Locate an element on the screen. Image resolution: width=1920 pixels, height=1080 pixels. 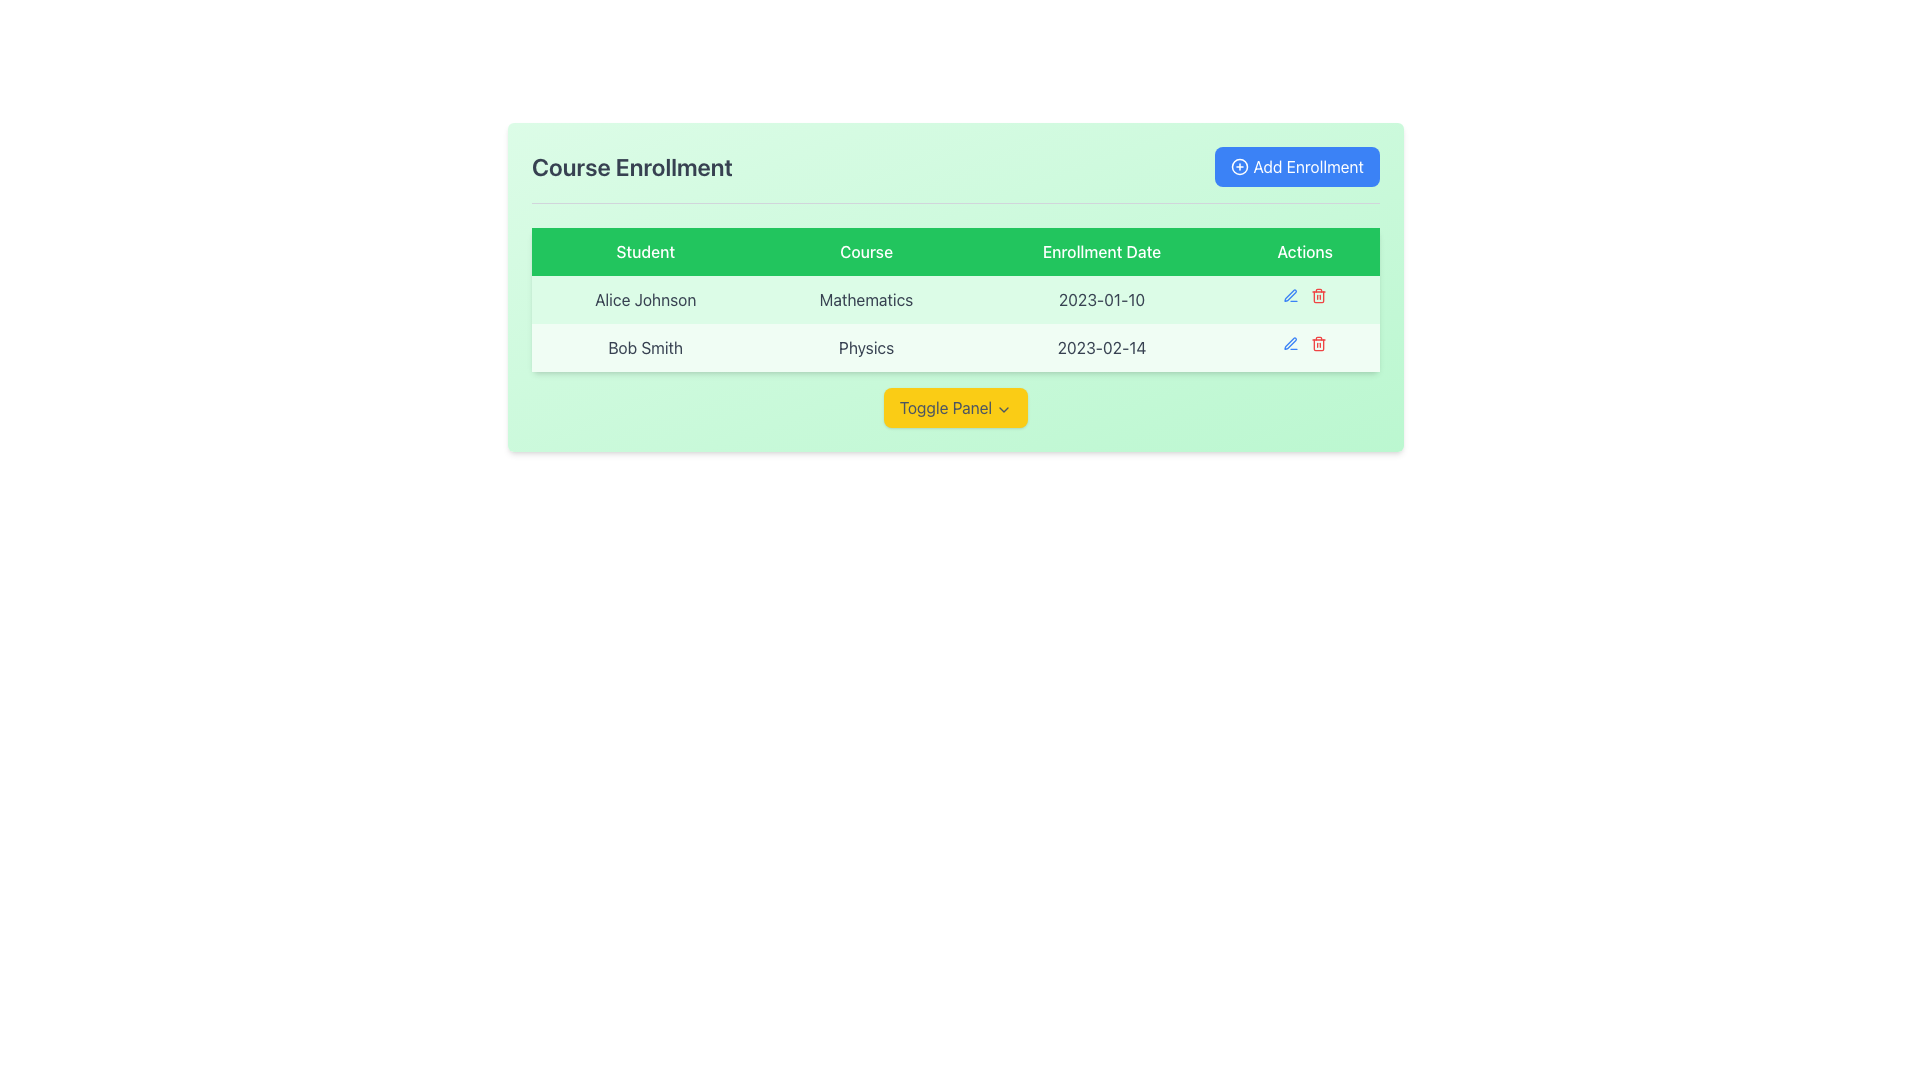
the table cell displaying the course name for the student 'Alice Johnson' in the first row under the 'Course' header is located at coordinates (954, 300).